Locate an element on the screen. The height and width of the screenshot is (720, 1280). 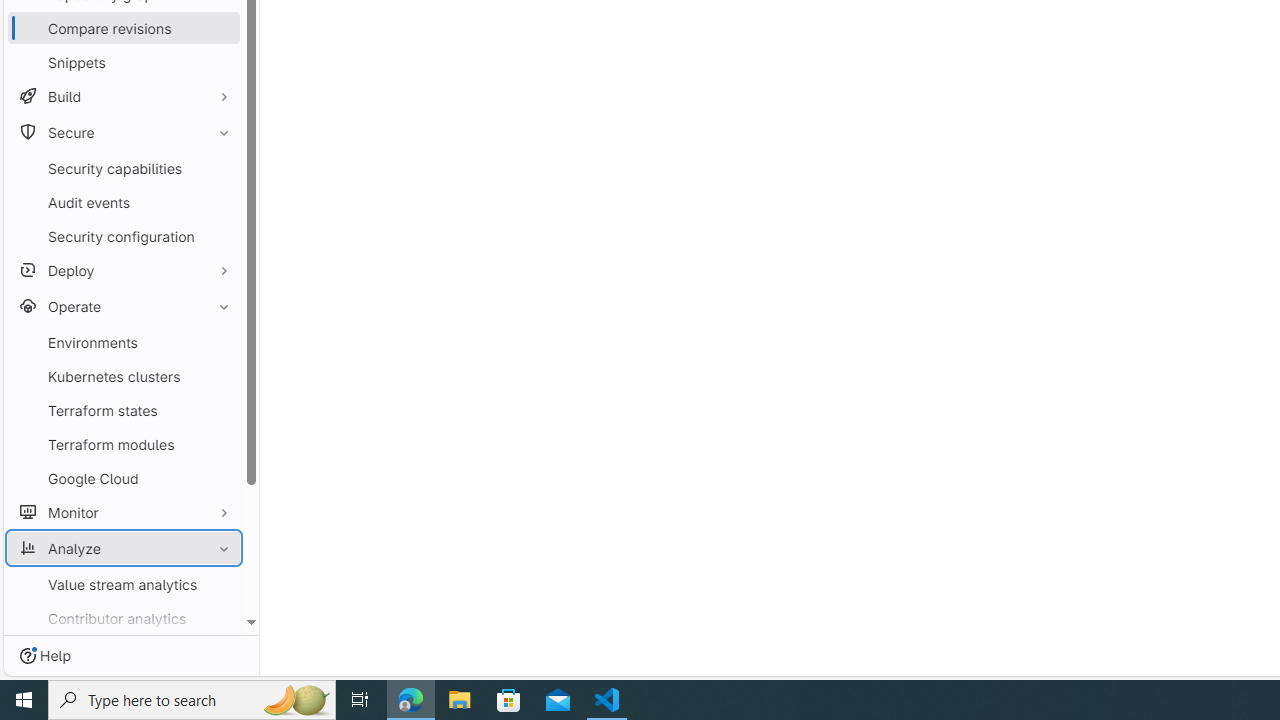
'Security configuration' is located at coordinates (123, 235).